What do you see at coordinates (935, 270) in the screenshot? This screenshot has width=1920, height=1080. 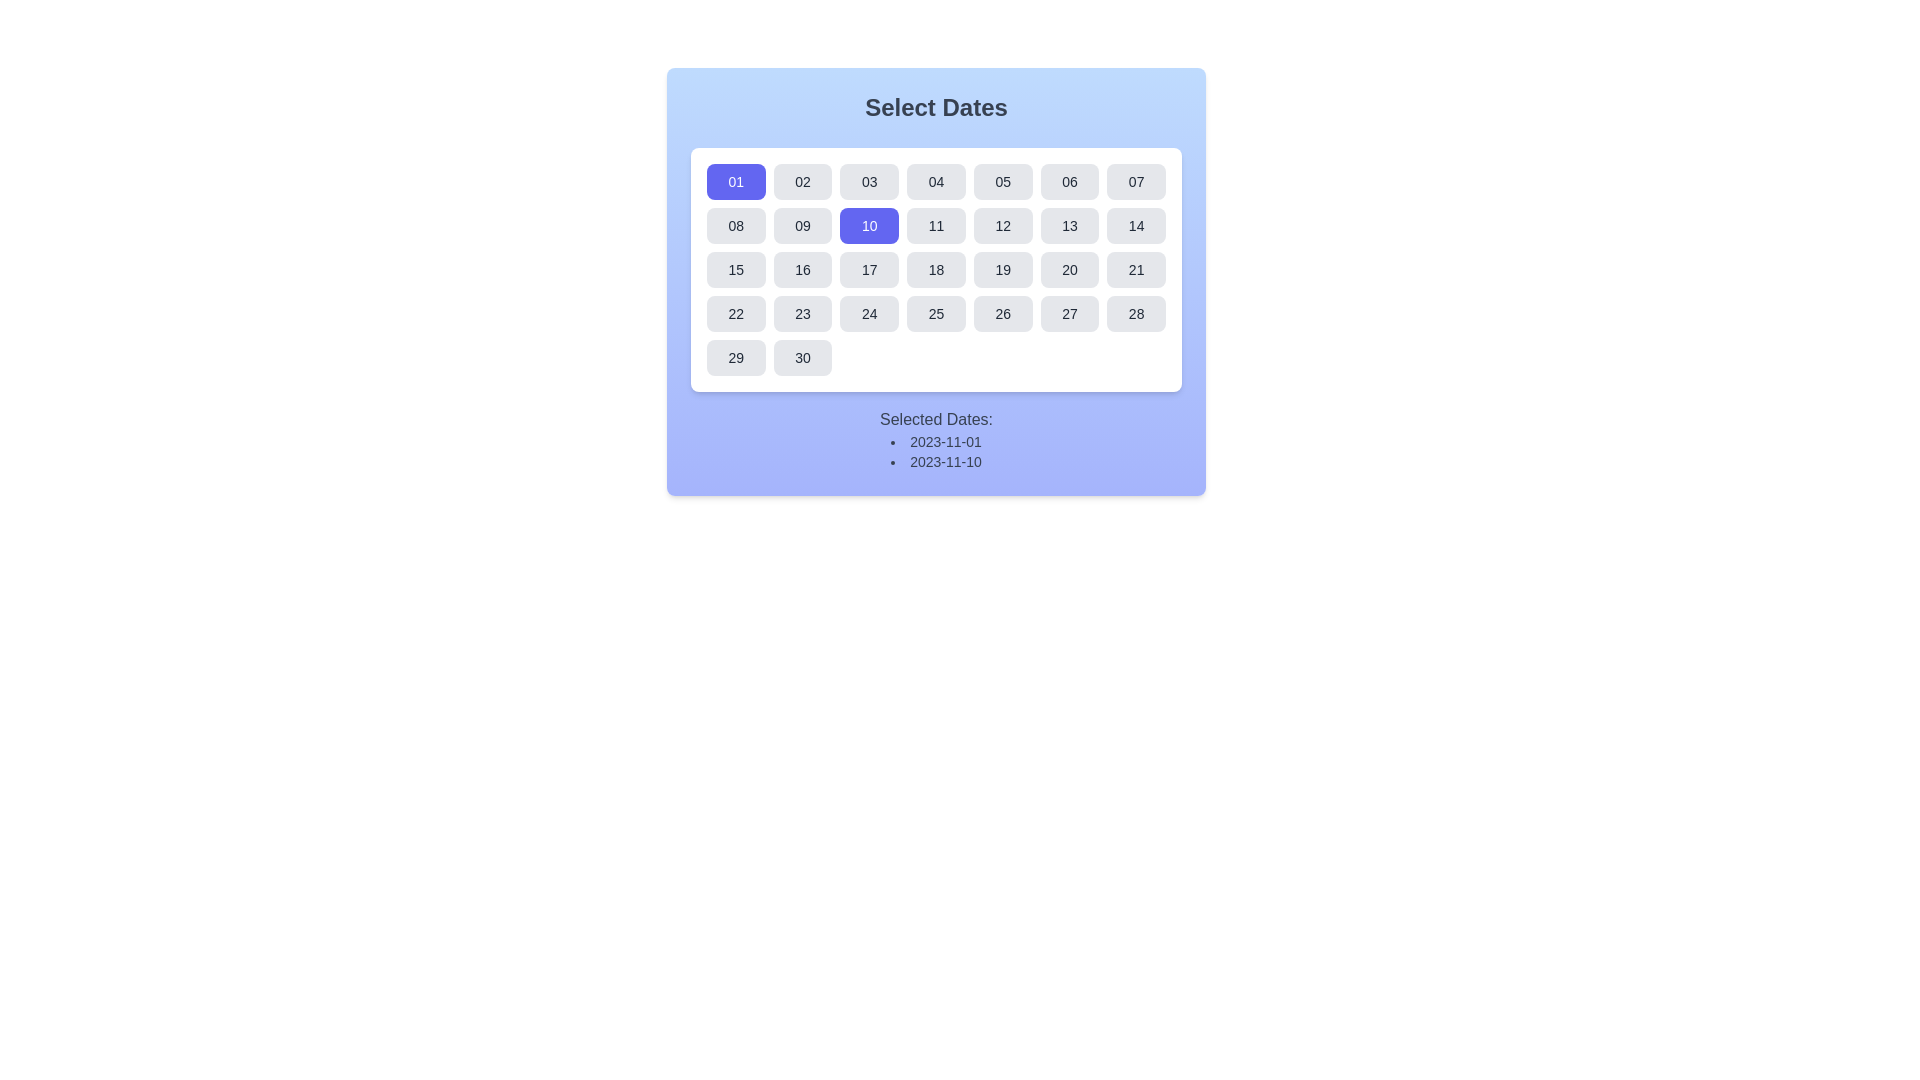 I see `the button displaying the number '18' in a medium gray rectangular shape with rounded corners` at bounding box center [935, 270].